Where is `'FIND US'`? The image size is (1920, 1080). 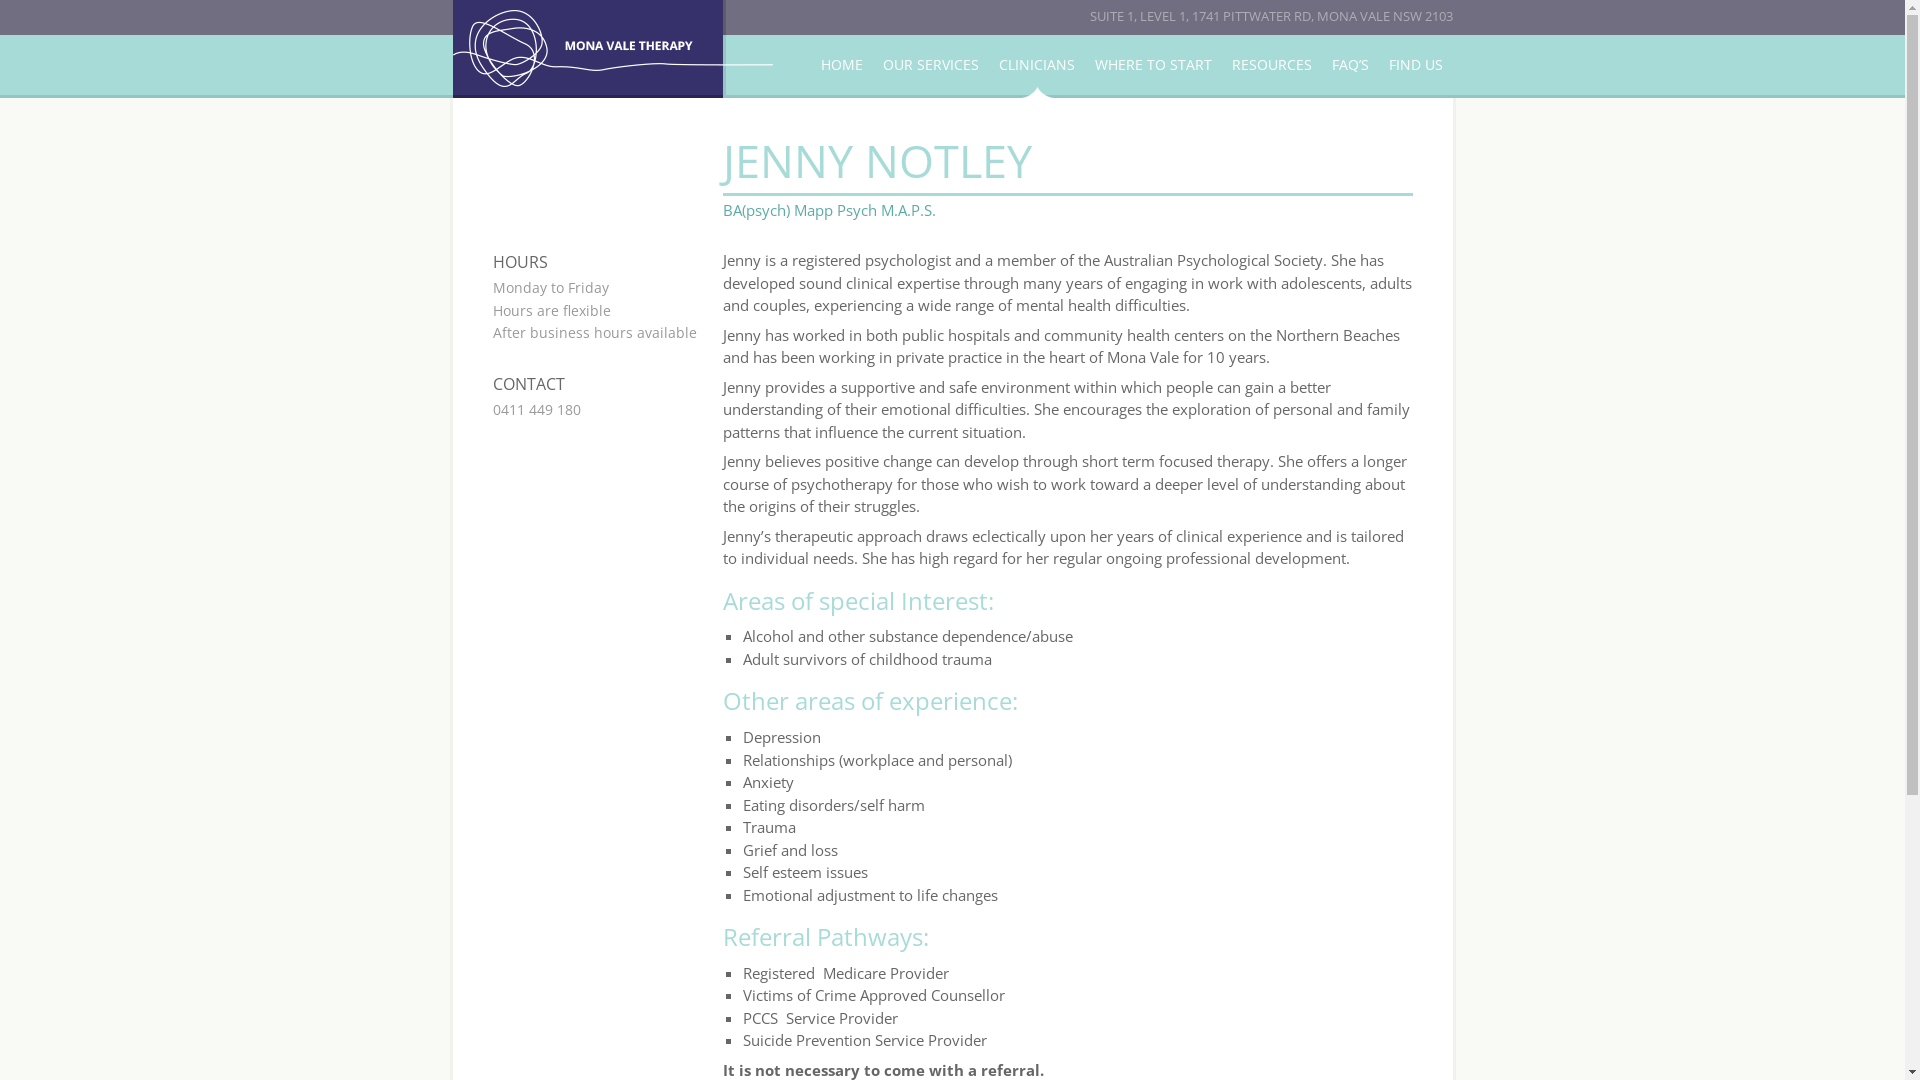 'FIND US' is located at coordinates (1414, 64).